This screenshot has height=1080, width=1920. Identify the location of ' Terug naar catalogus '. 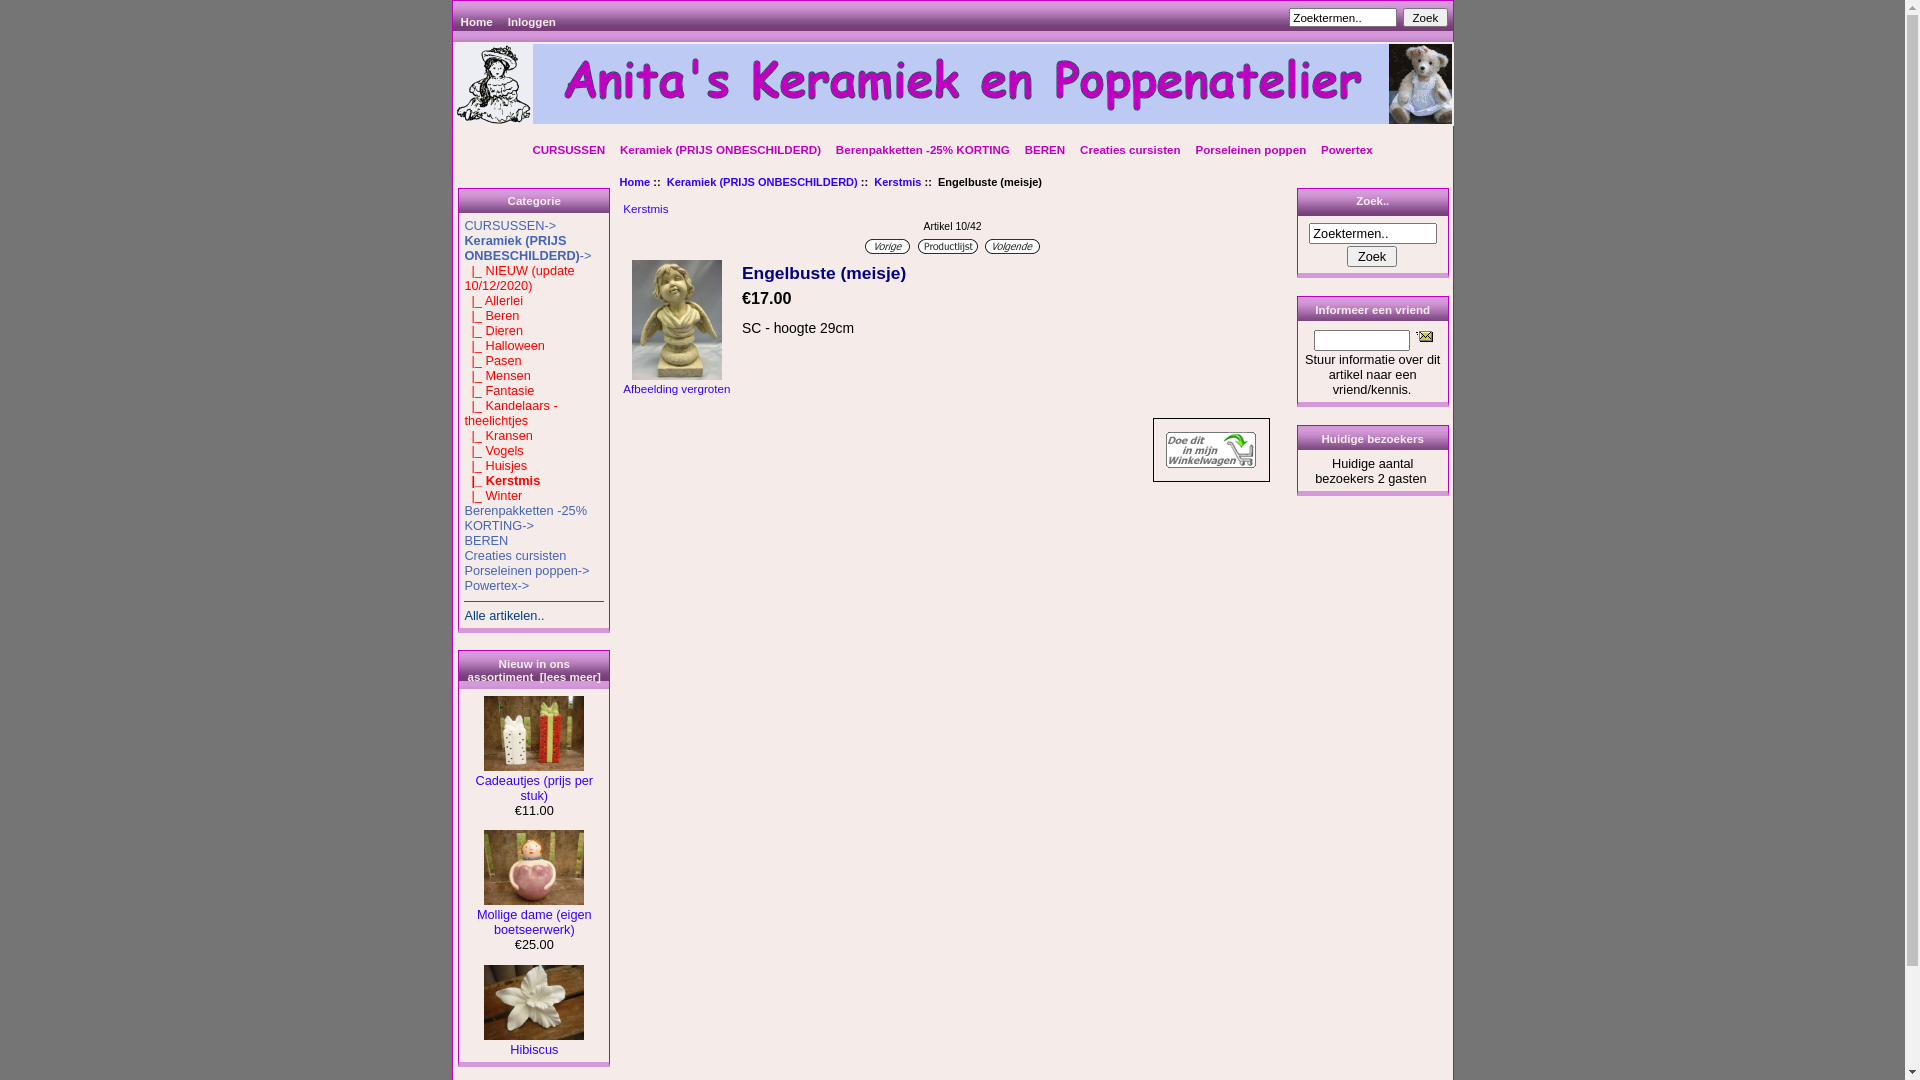
(947, 245).